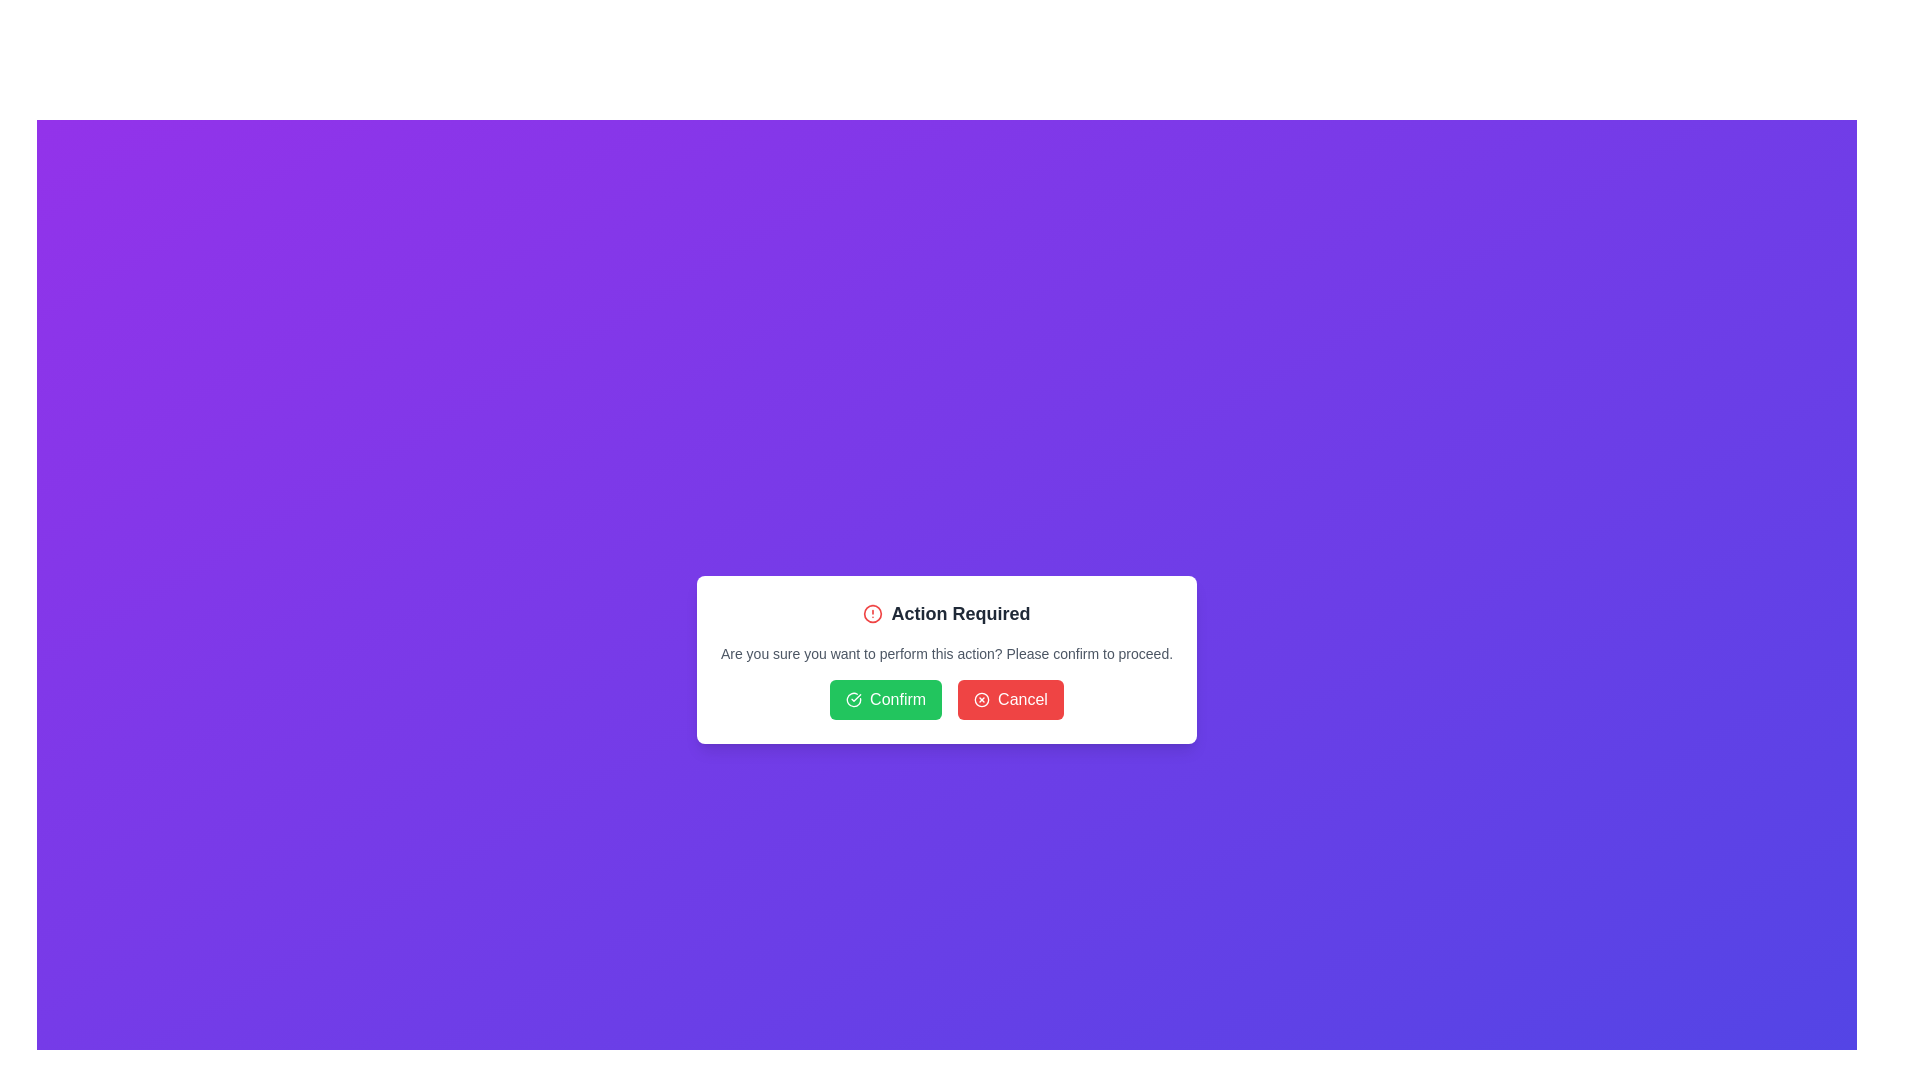 This screenshot has width=1920, height=1080. Describe the element at coordinates (885, 698) in the screenshot. I see `the 'Confirm' button, which is a rectangular button with a green background and white text` at that location.